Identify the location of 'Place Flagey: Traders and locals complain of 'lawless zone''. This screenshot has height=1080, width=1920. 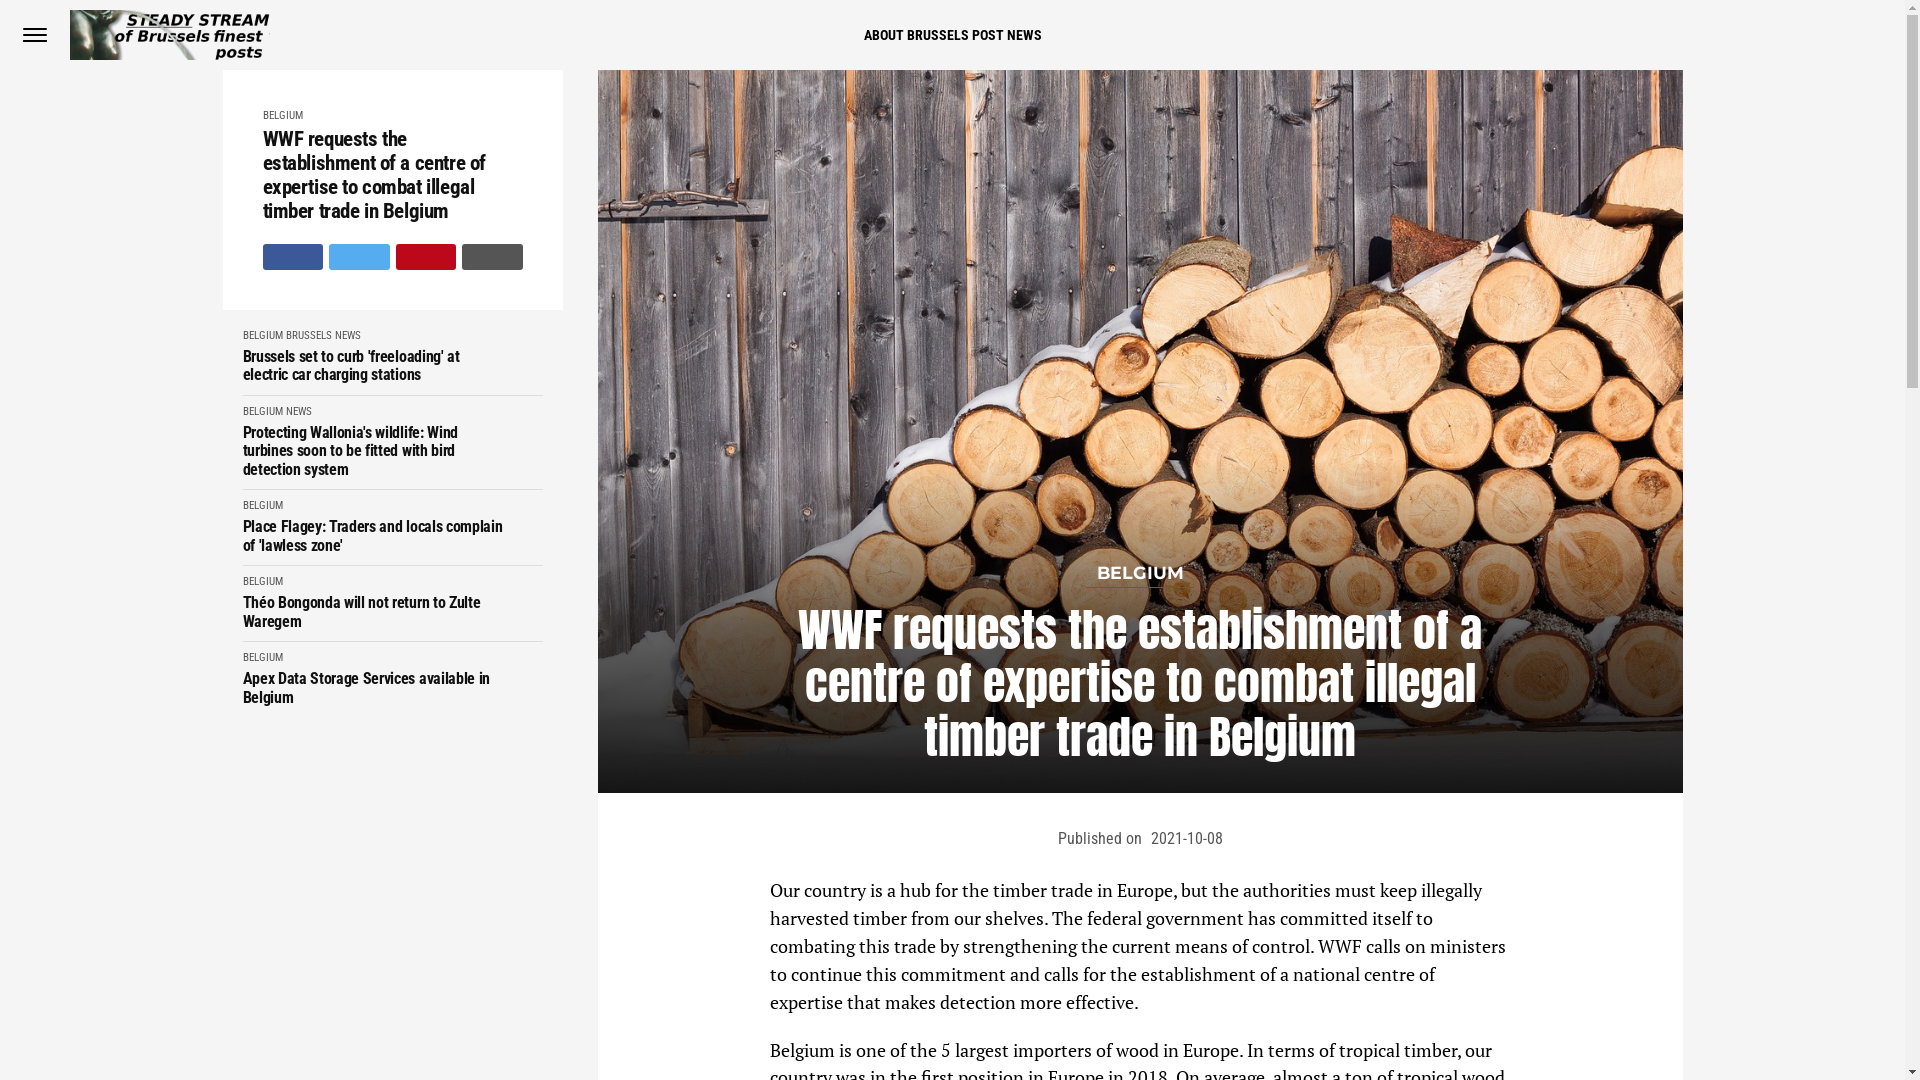
(240, 535).